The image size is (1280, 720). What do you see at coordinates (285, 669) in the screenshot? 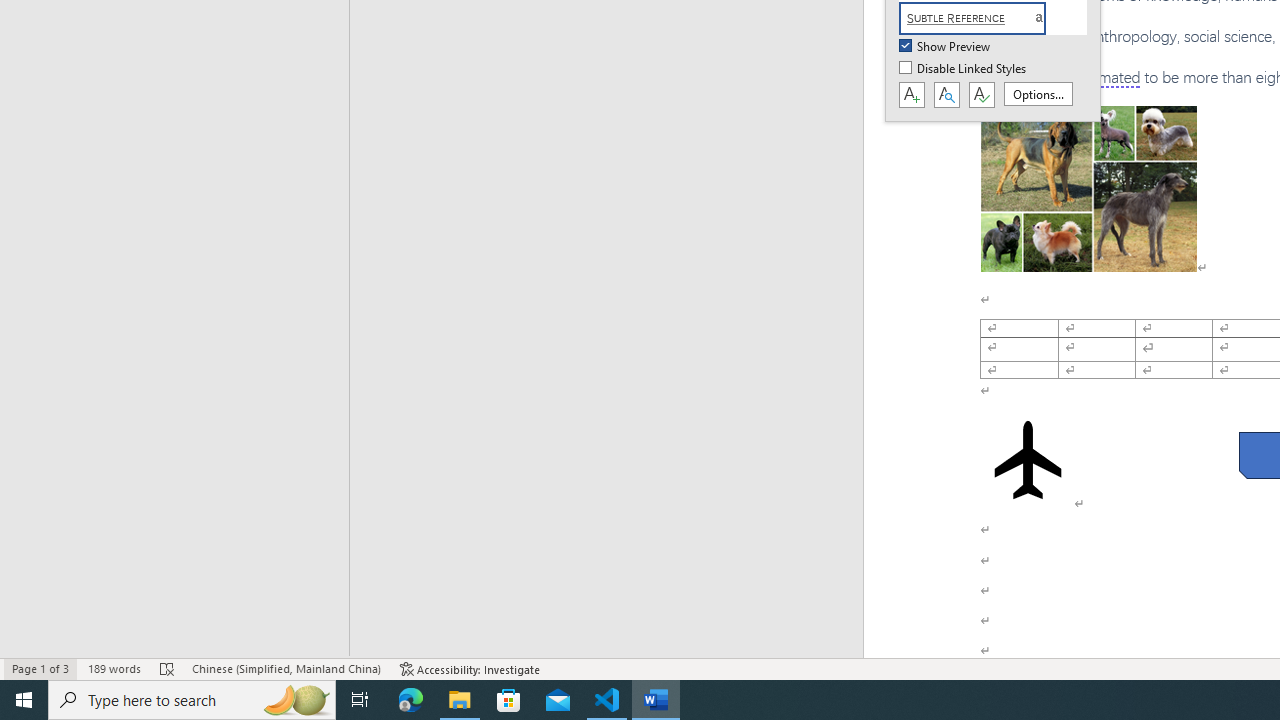
I see `'Language Chinese (Simplified, Mainland China)'` at bounding box center [285, 669].